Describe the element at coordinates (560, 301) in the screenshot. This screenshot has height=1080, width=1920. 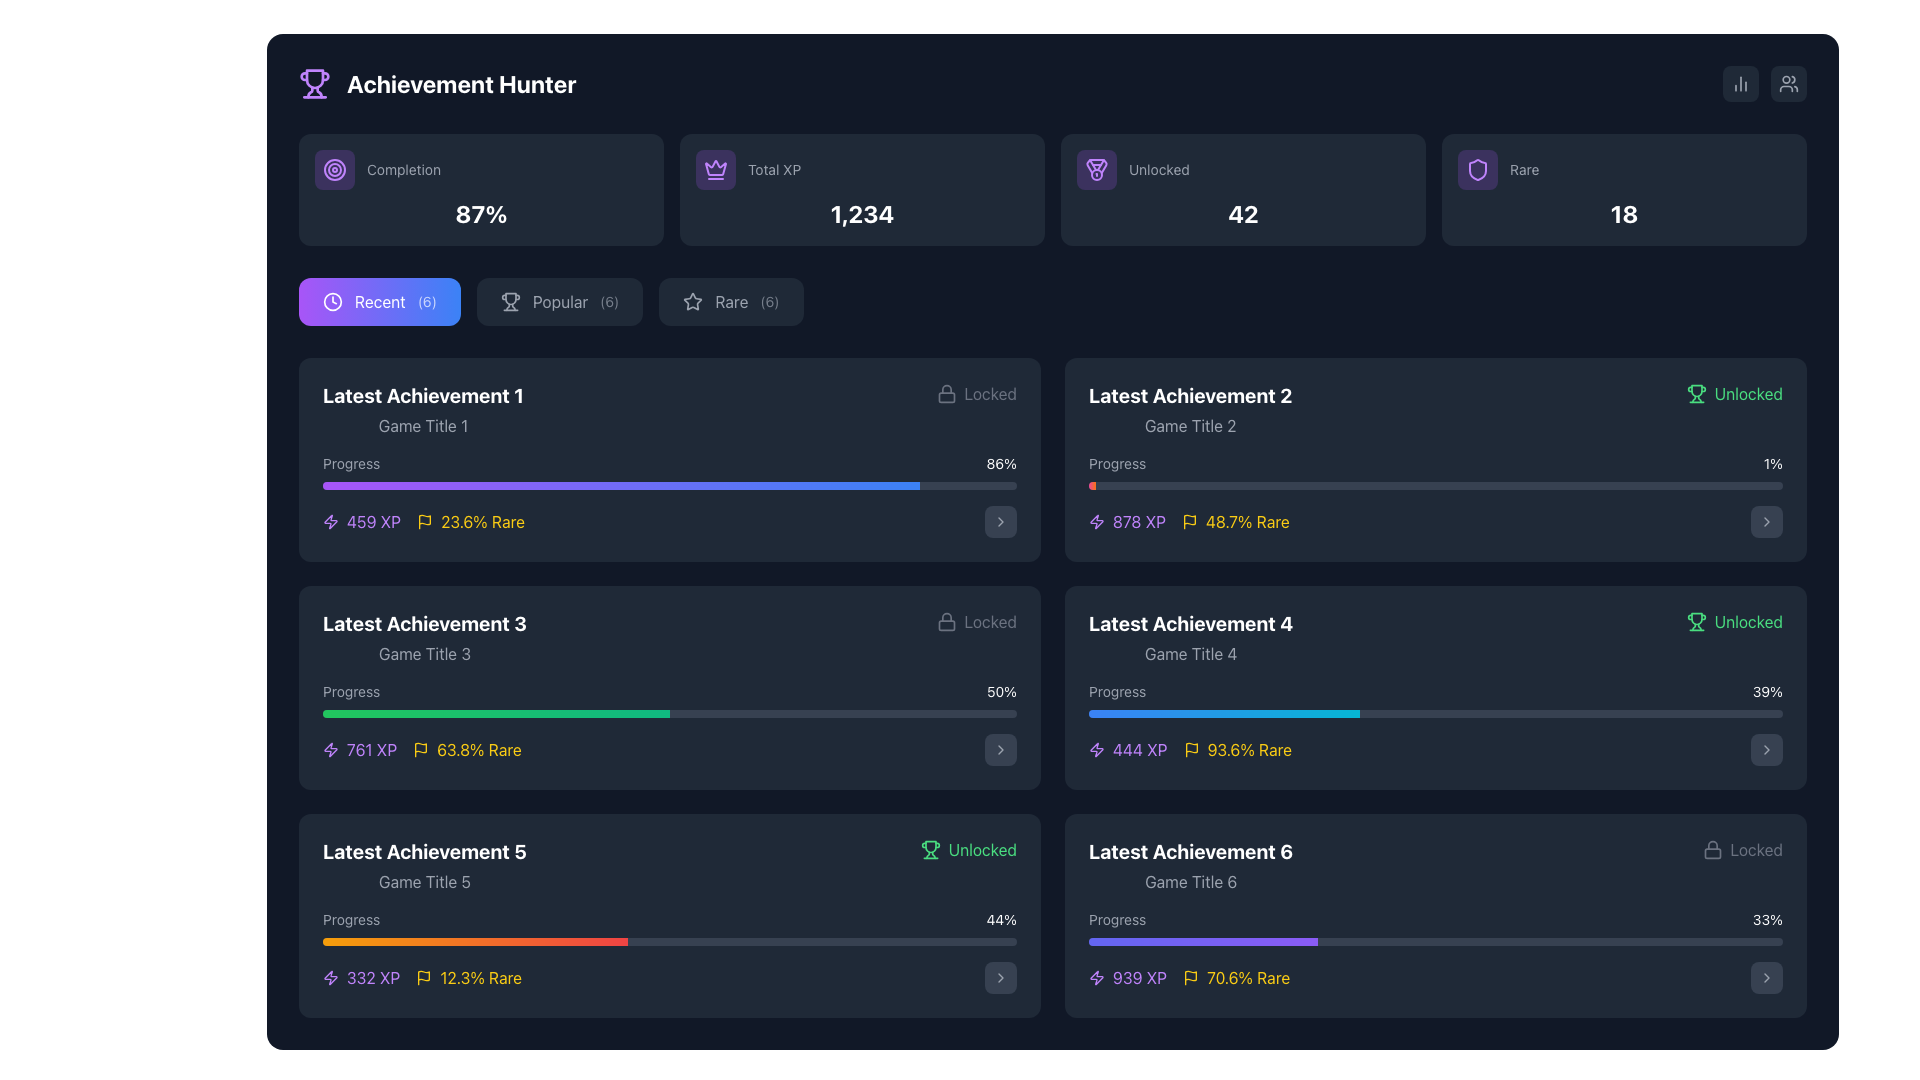
I see `the 'Popular' button, which is the second button in a row of three buttons, to filter items categorized under the 'Popular' tag` at that location.